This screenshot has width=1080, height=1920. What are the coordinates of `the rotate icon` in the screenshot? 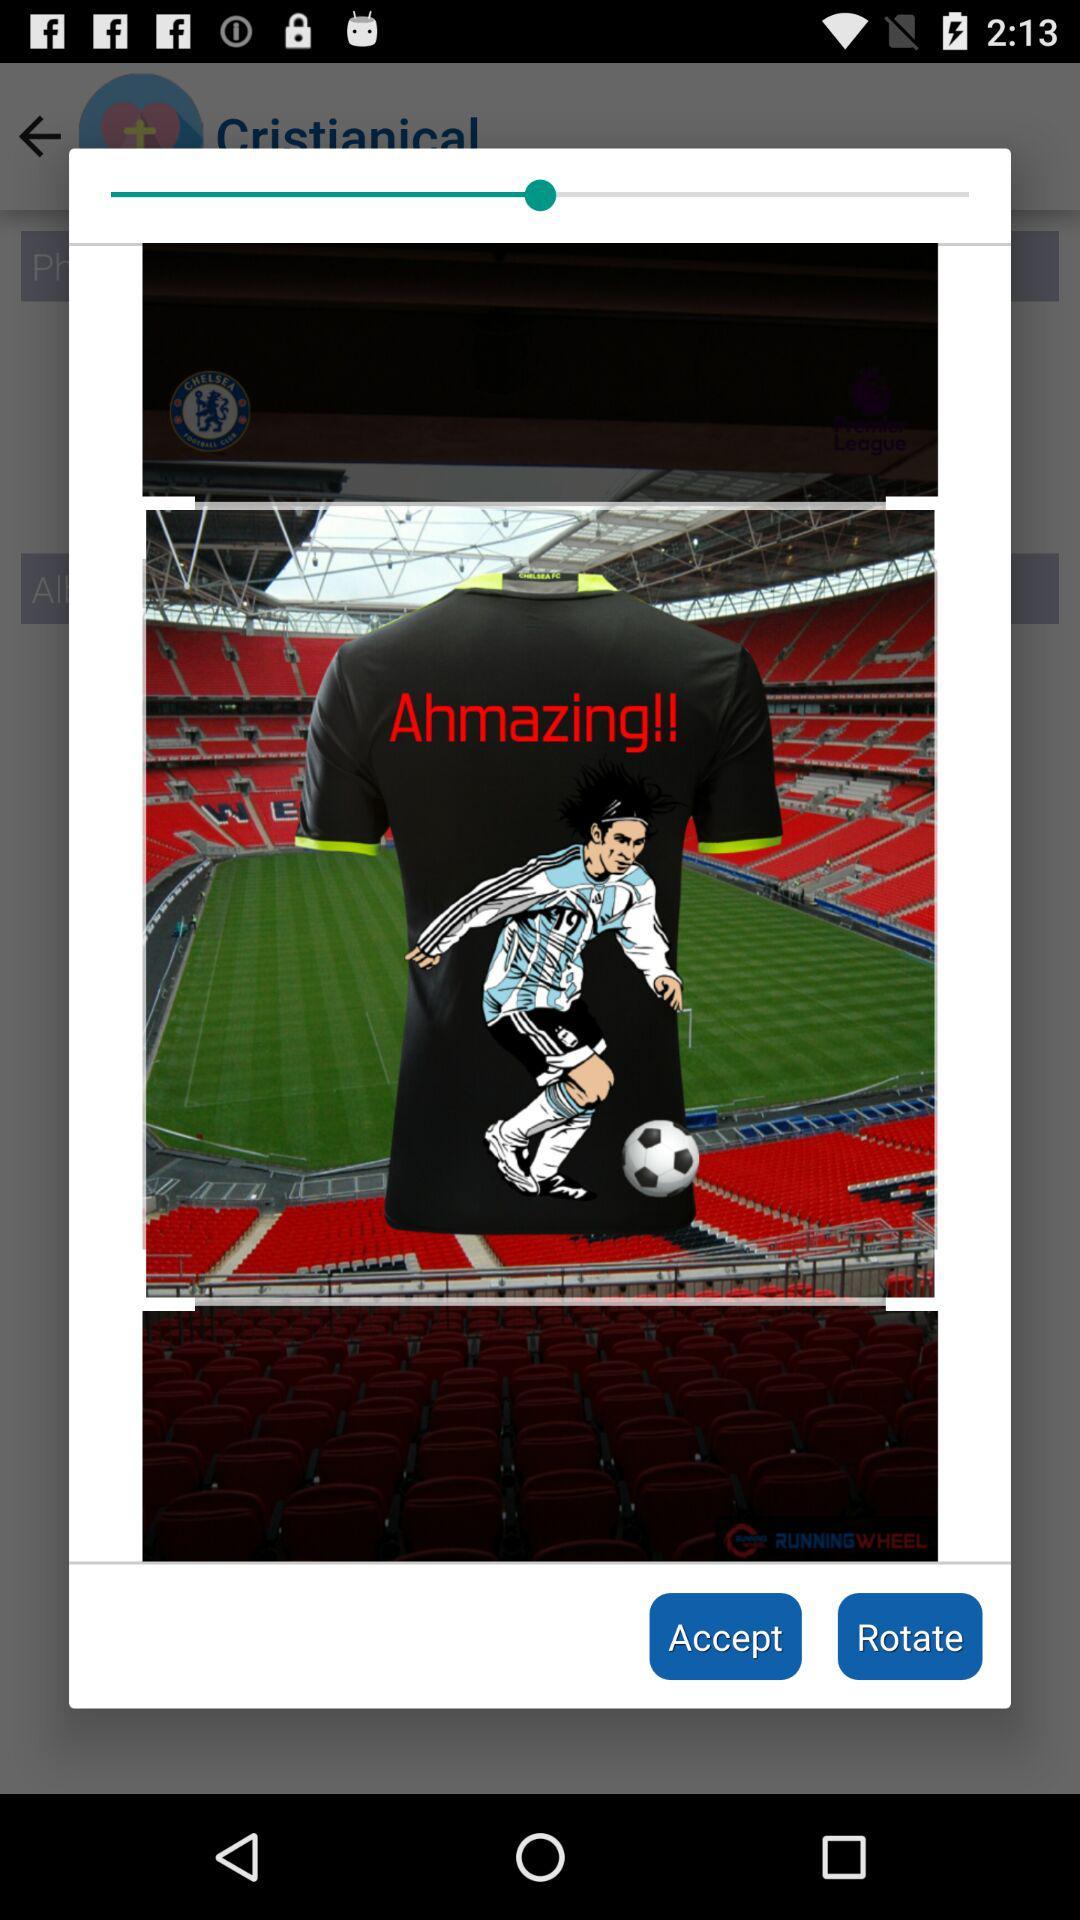 It's located at (910, 1636).